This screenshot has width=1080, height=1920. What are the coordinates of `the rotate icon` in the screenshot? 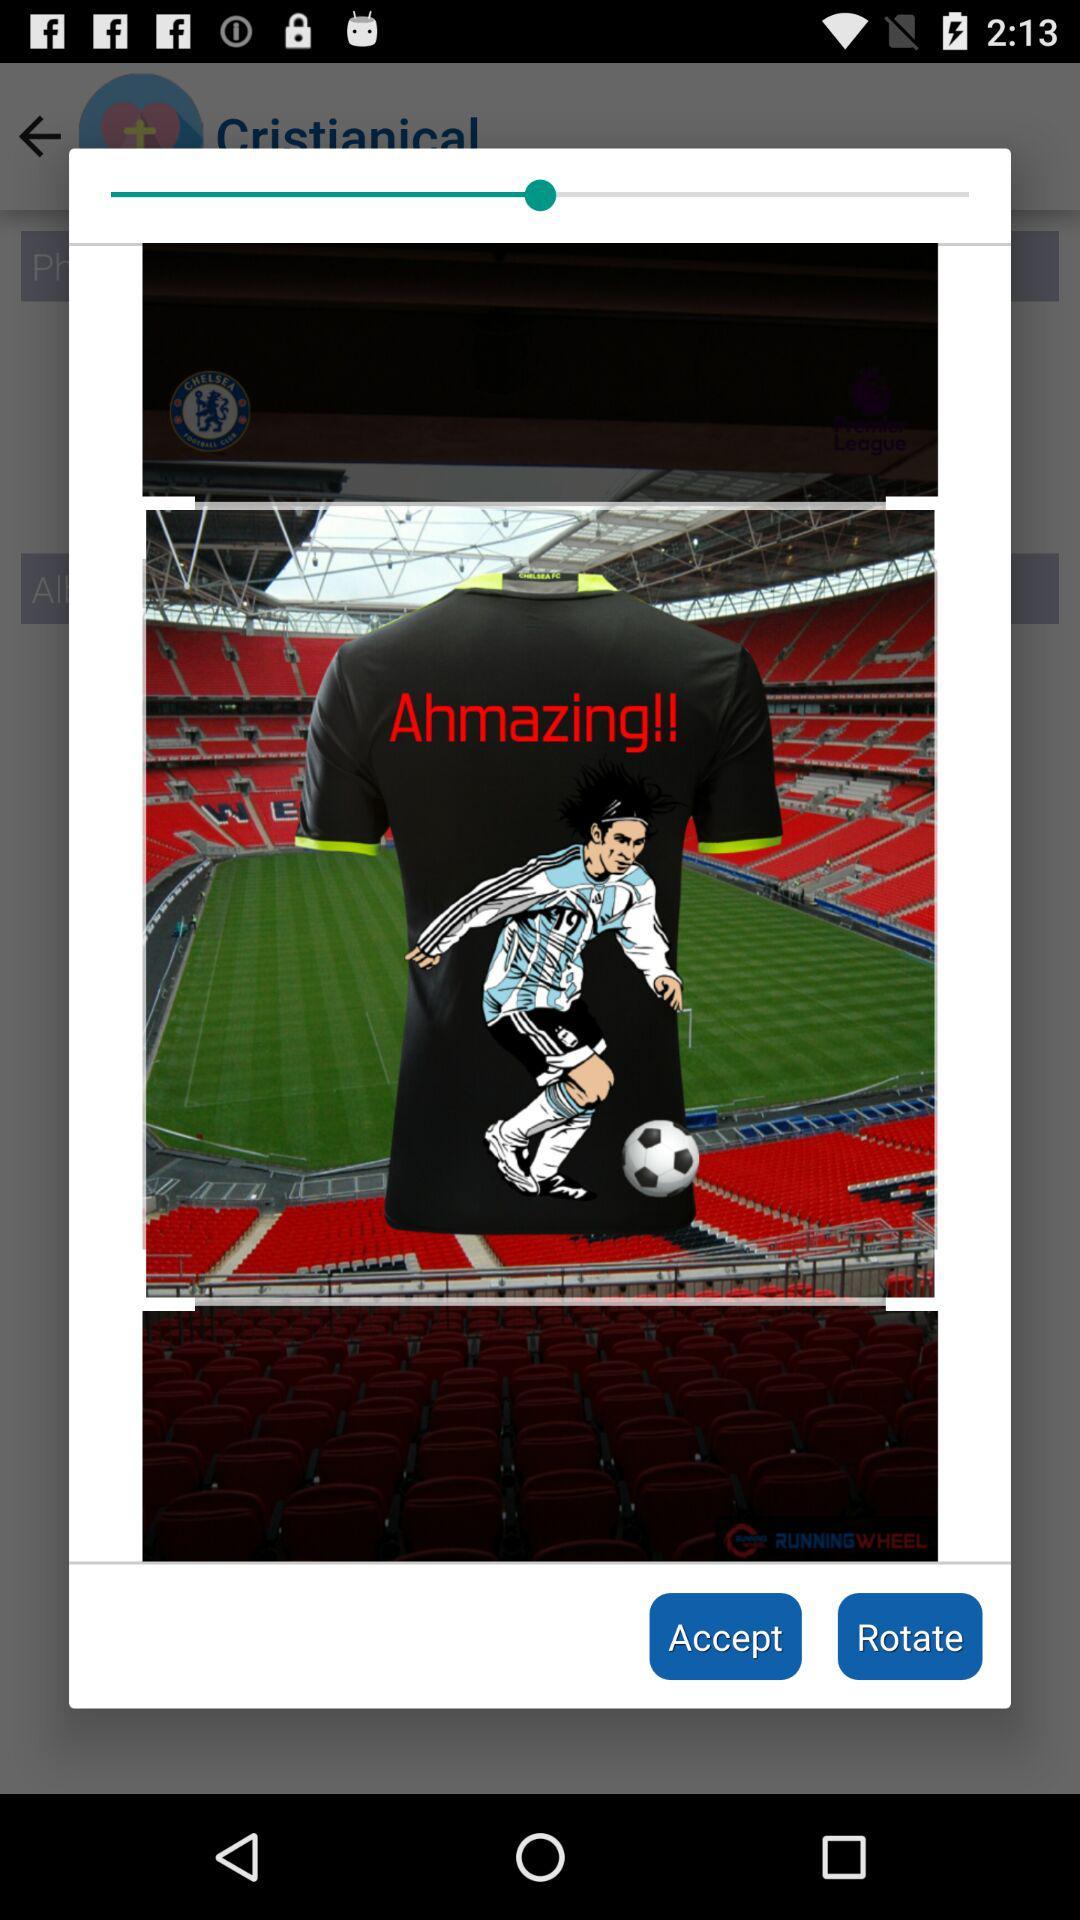 It's located at (910, 1636).